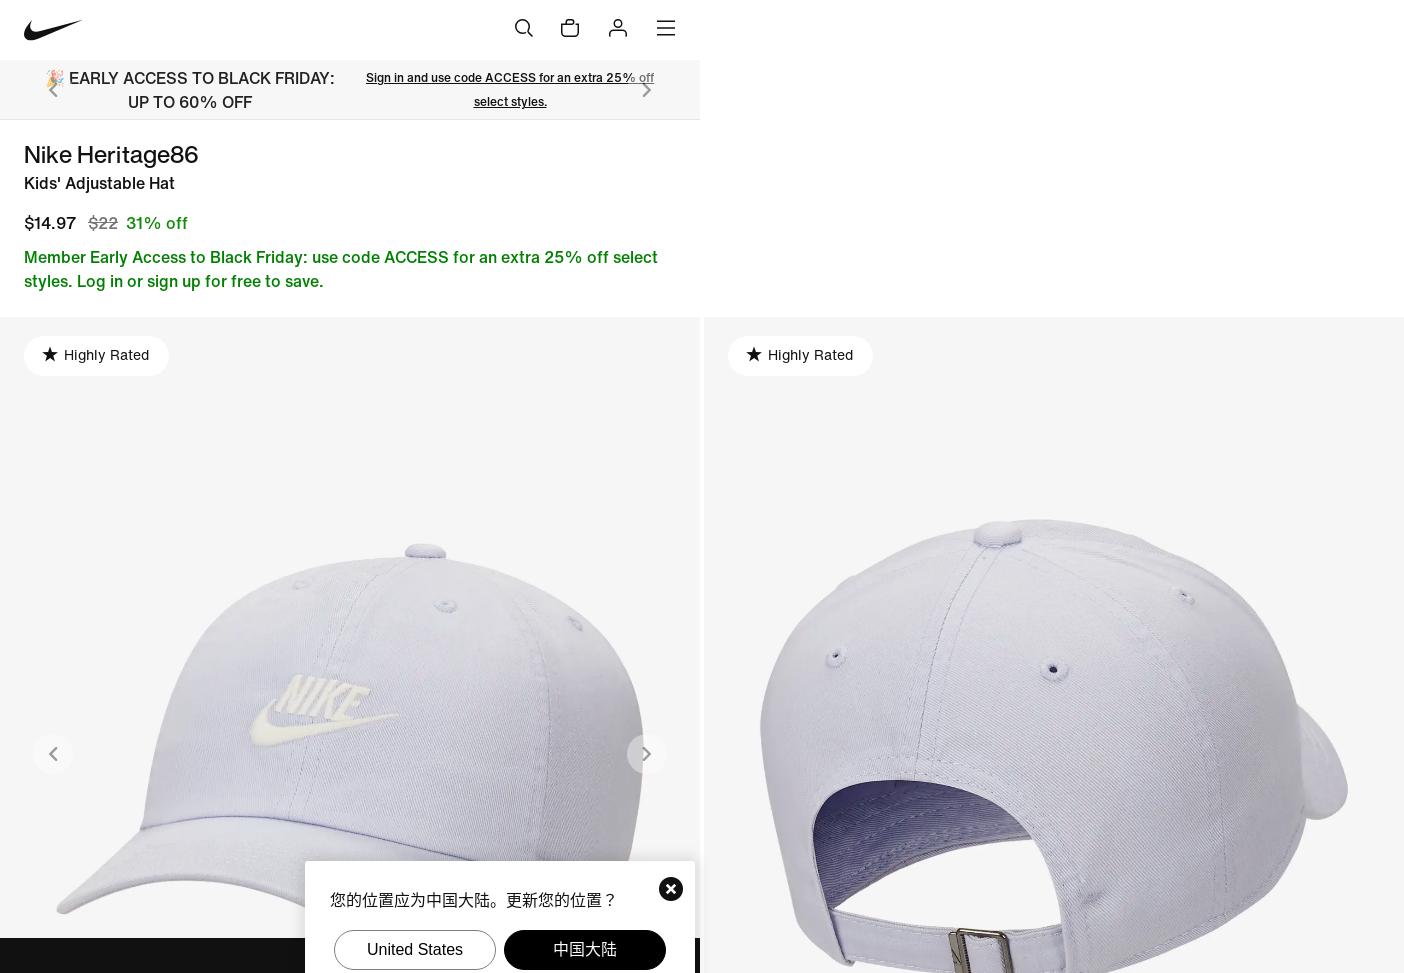 This screenshot has height=973, width=1404. What do you see at coordinates (566, 225) in the screenshot?
I see `'Air Max'` at bounding box center [566, 225].